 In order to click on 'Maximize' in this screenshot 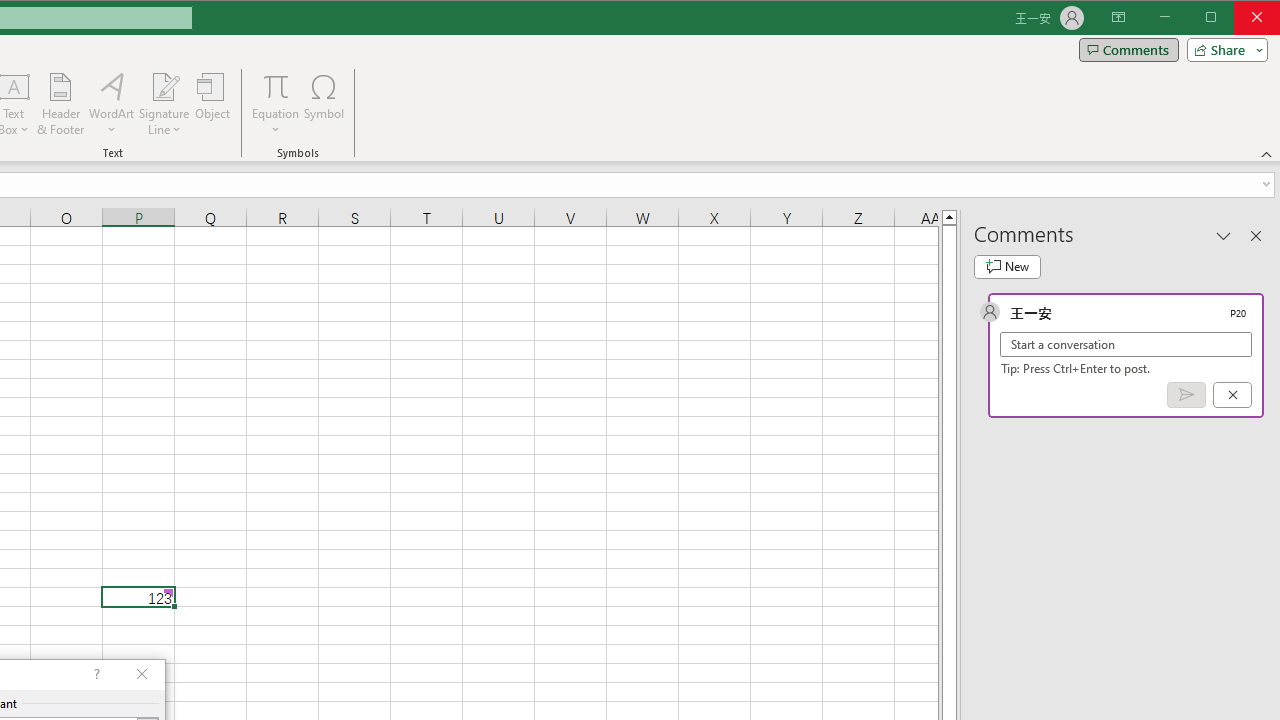, I will do `click(1238, 19)`.